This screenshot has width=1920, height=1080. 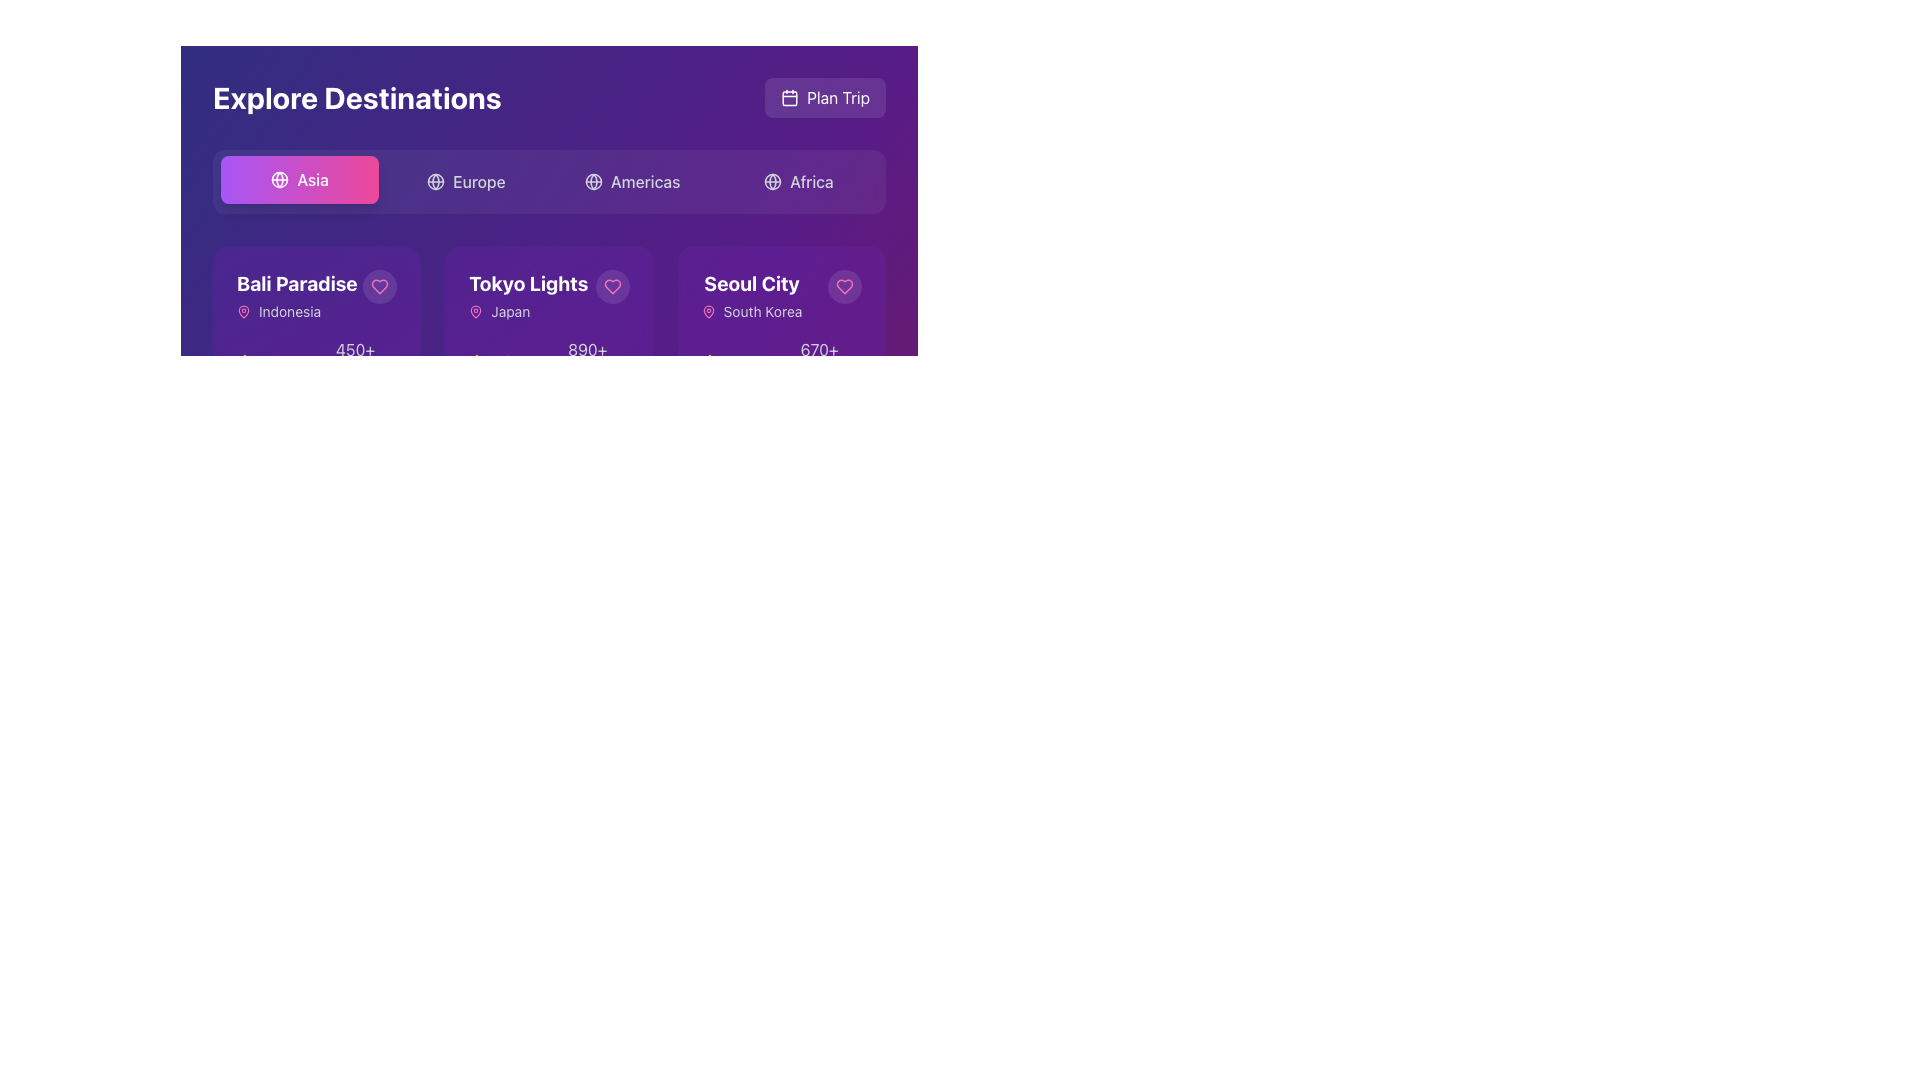 I want to click on the 'Europe' button, so click(x=465, y=181).